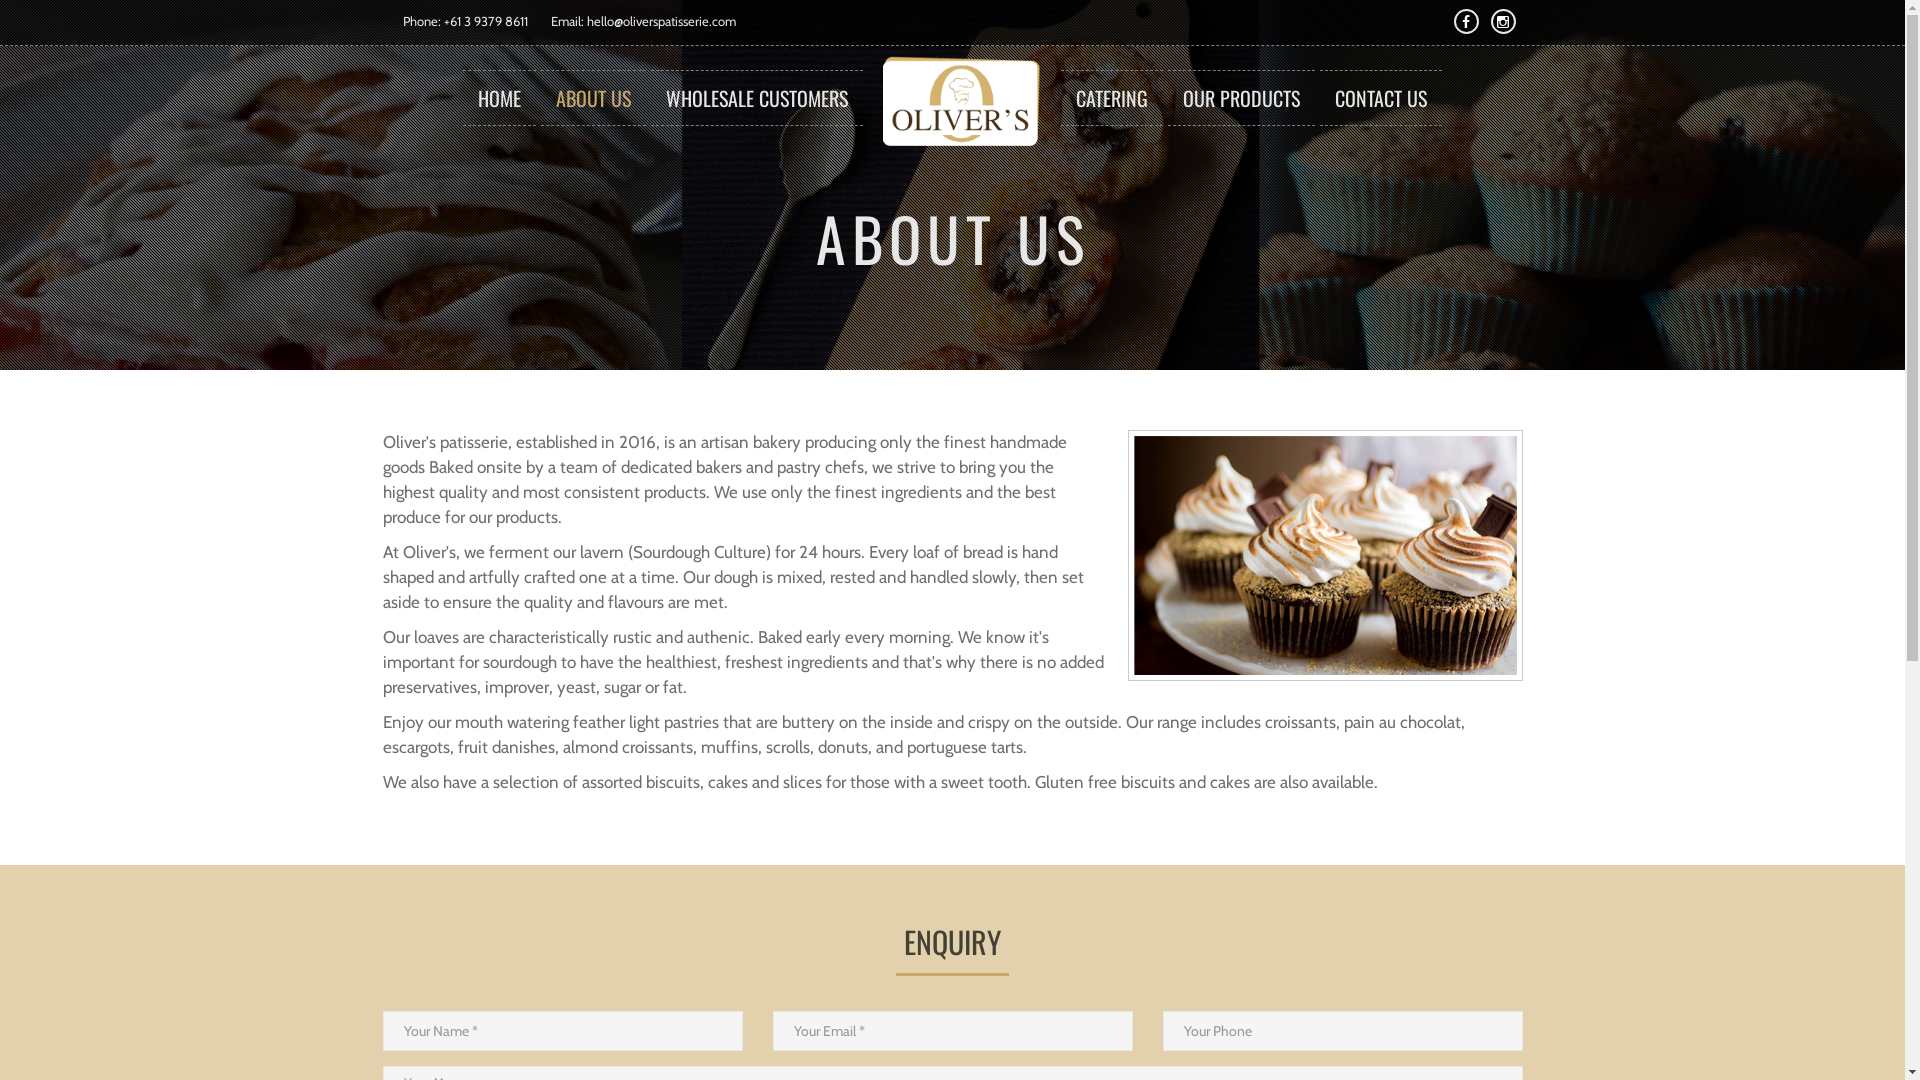 This screenshot has height=1080, width=1920. I want to click on 'CONTACT US', so click(1380, 97).